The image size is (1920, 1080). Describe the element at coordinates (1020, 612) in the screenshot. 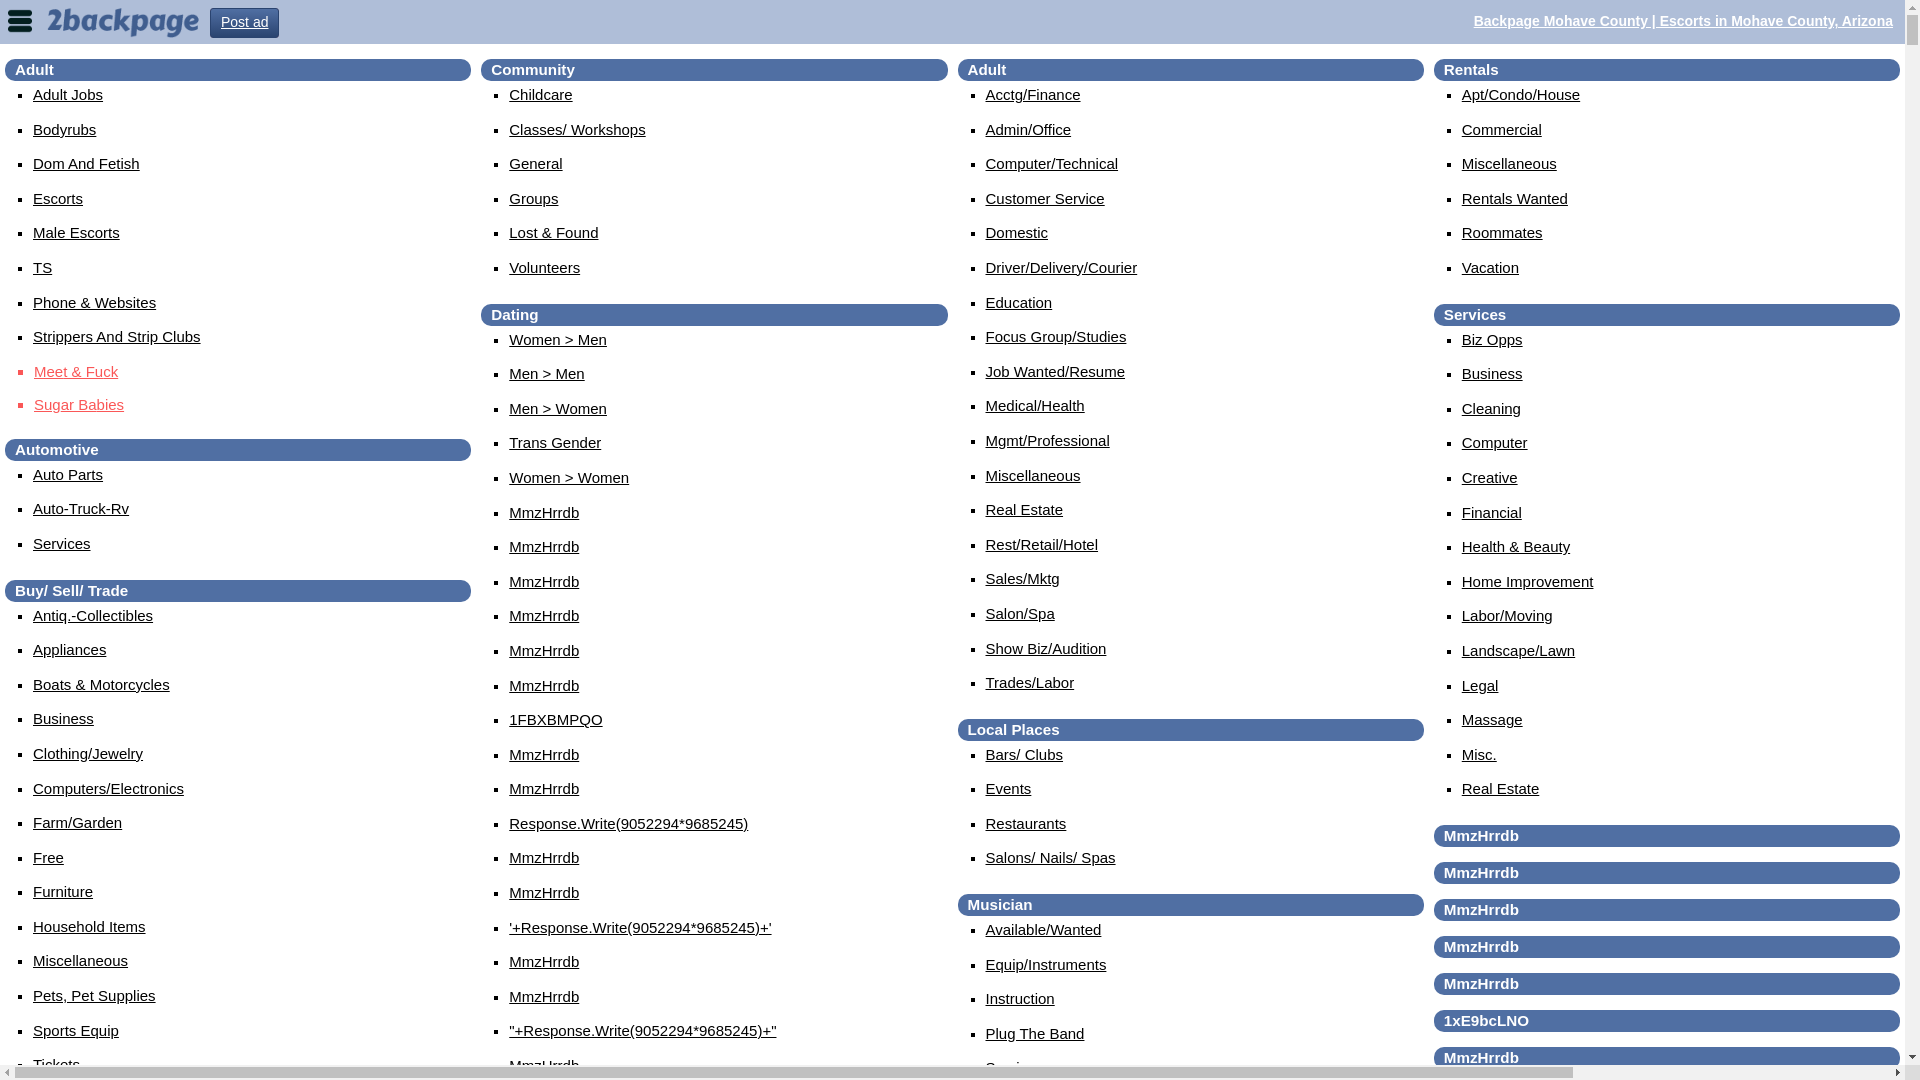

I see `'Salon/Spa'` at that location.